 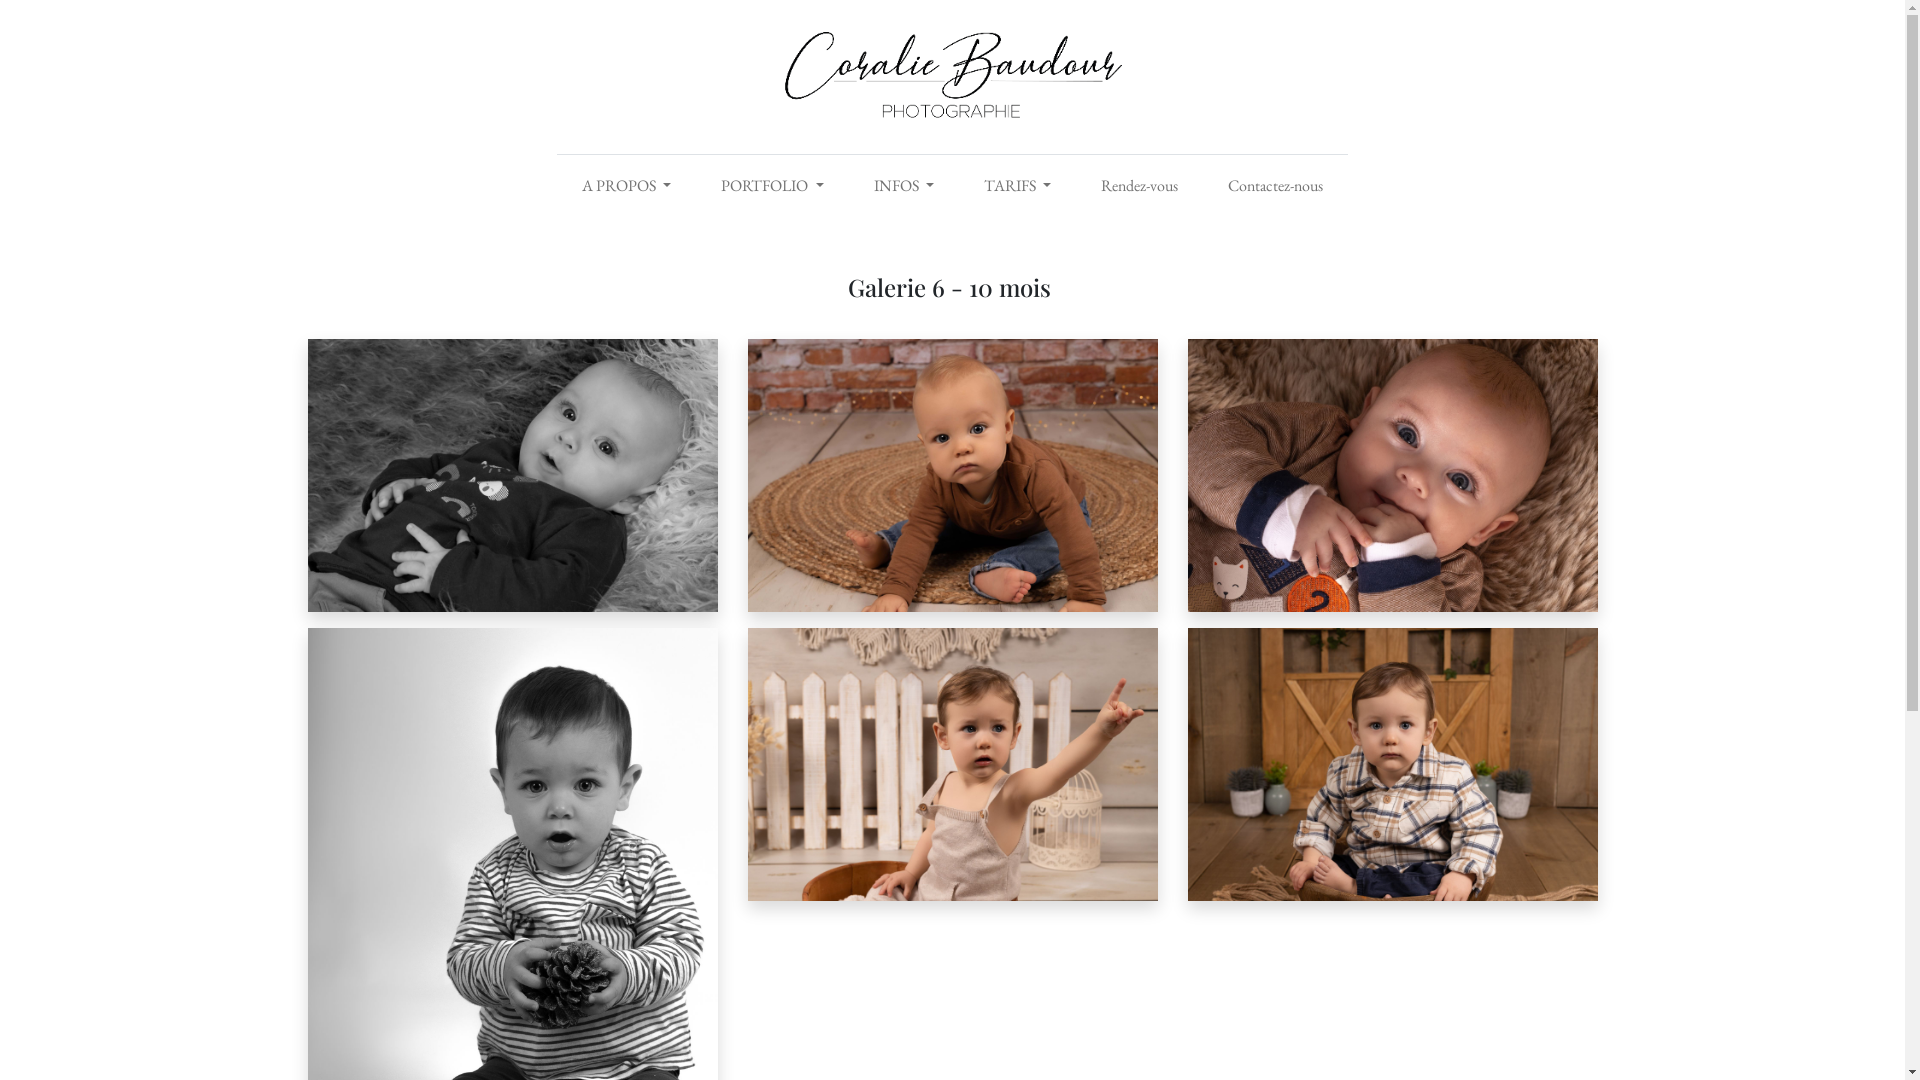 I want to click on 'PORTFOLIO', so click(x=696, y=185).